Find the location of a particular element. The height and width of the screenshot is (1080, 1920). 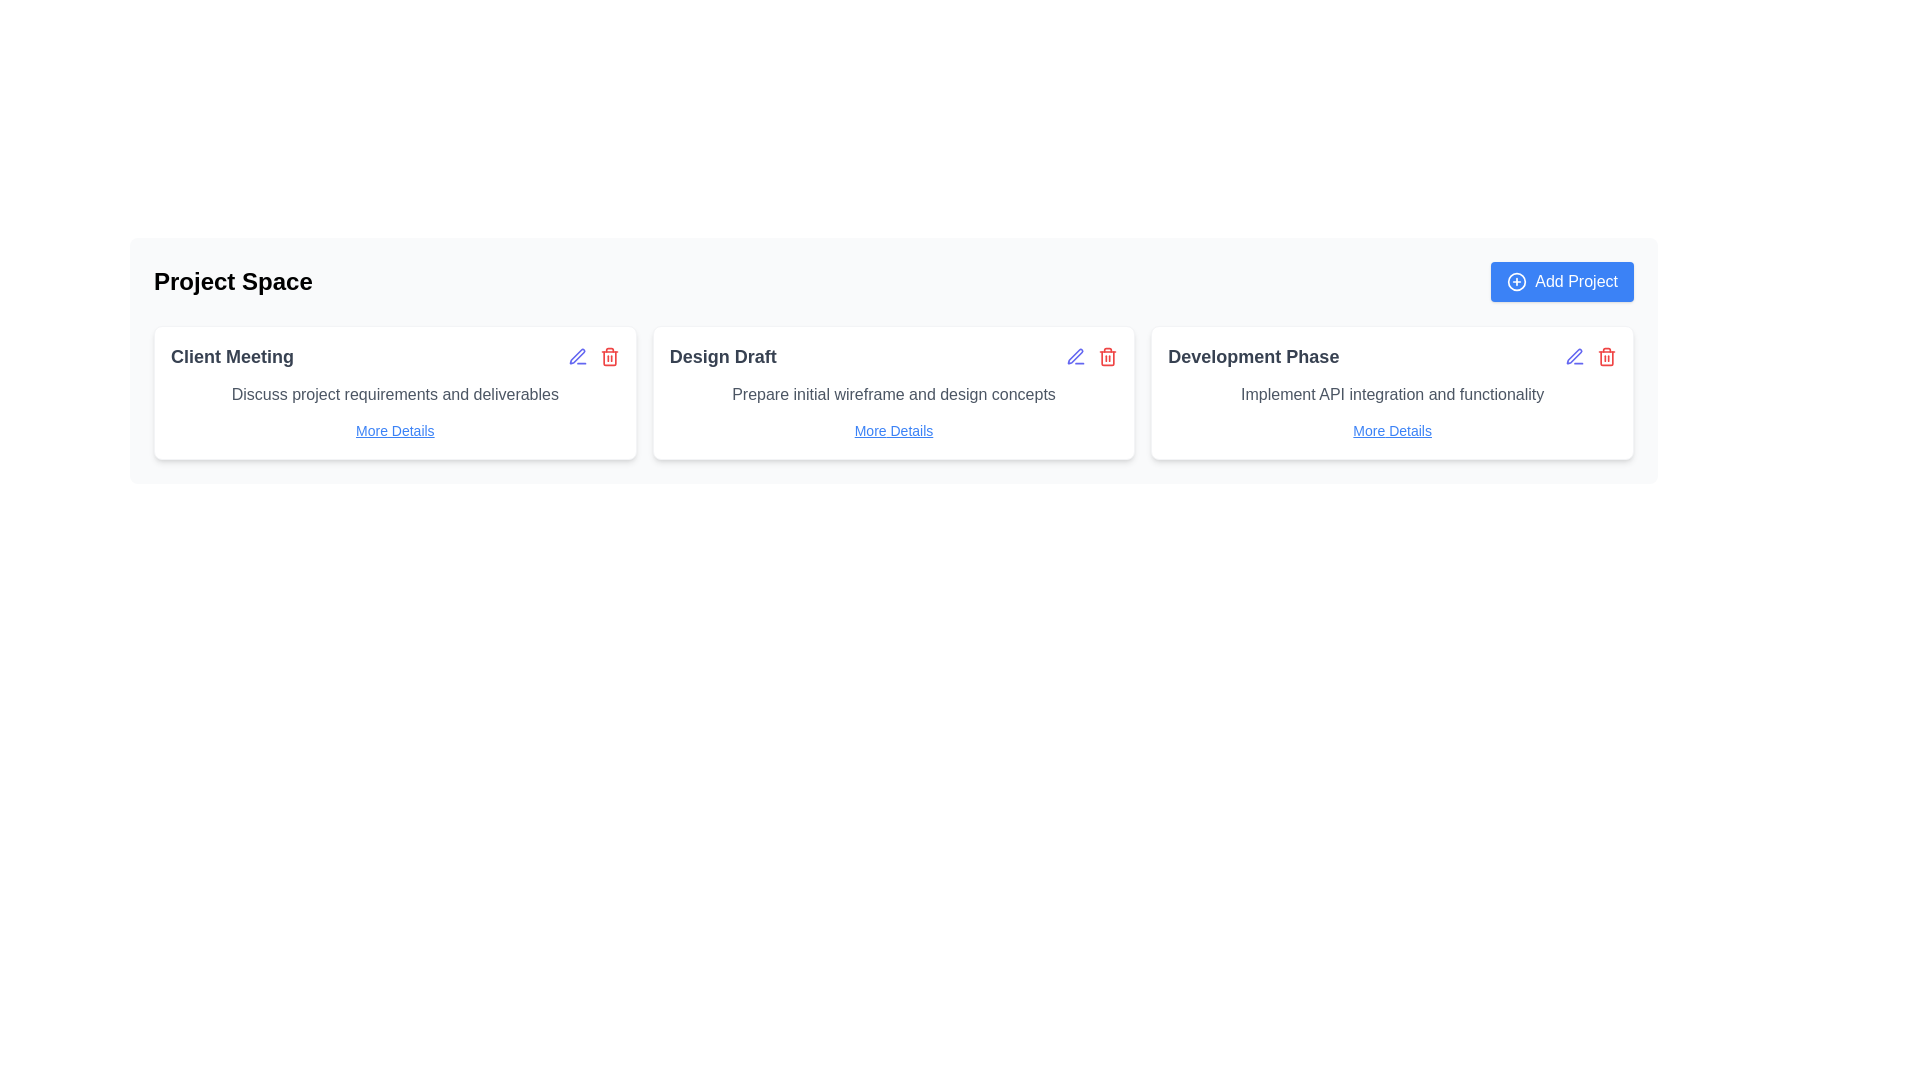

the delete icon located at the top-right of the 'Design Draft' card is located at coordinates (1091, 356).